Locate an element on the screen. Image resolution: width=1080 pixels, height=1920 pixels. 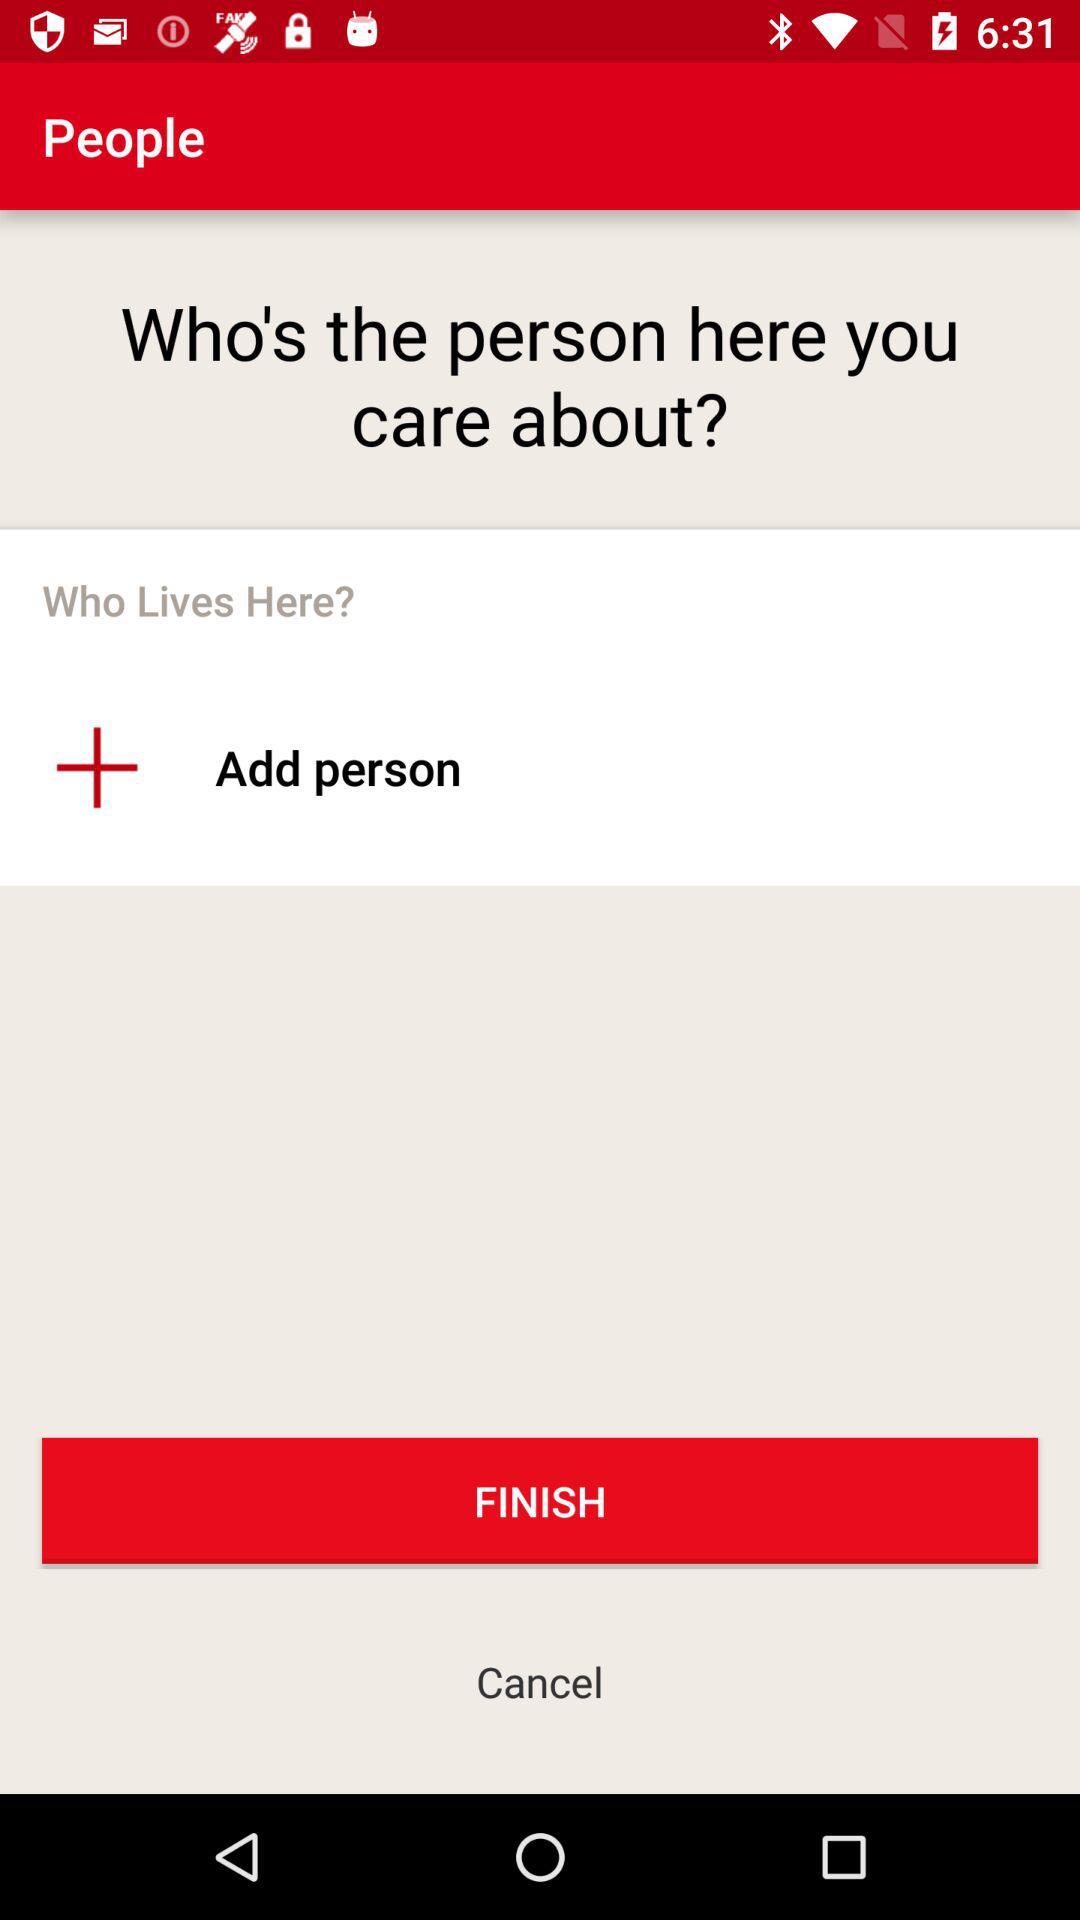
the icon below the finish item is located at coordinates (540, 1680).